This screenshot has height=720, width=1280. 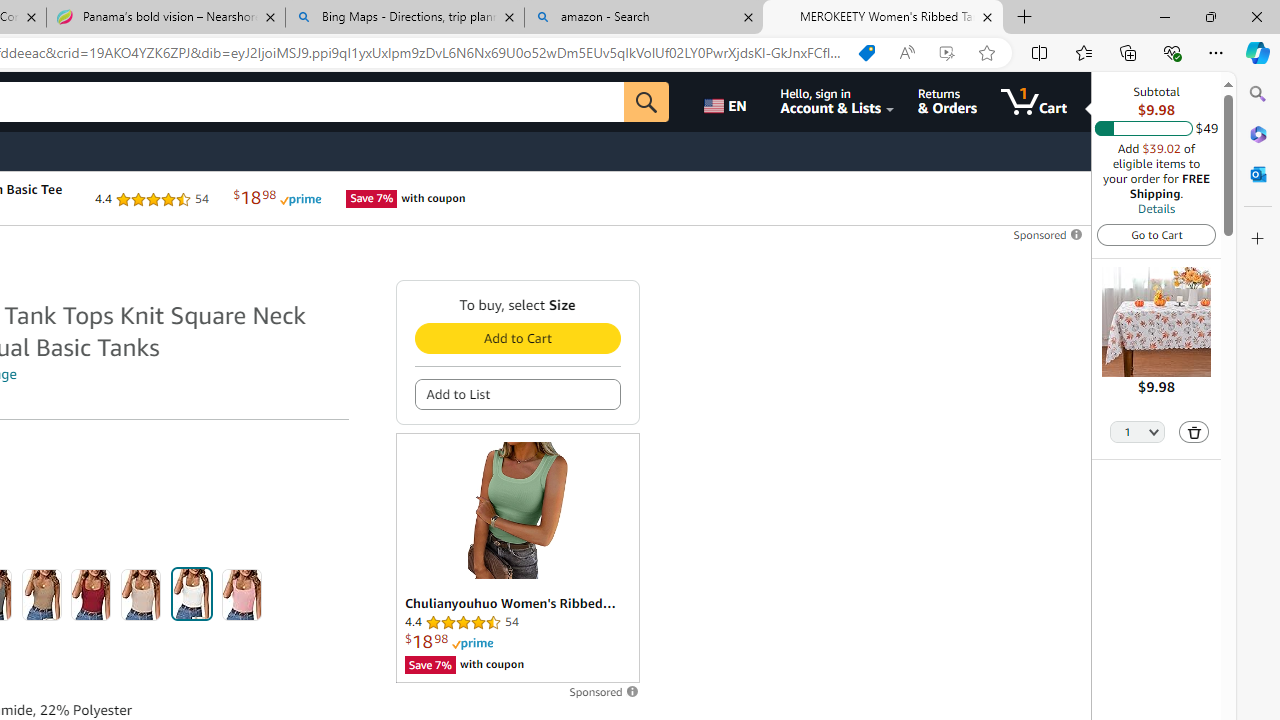 I want to click on 'Quantity Selector', so click(x=1137, y=432).